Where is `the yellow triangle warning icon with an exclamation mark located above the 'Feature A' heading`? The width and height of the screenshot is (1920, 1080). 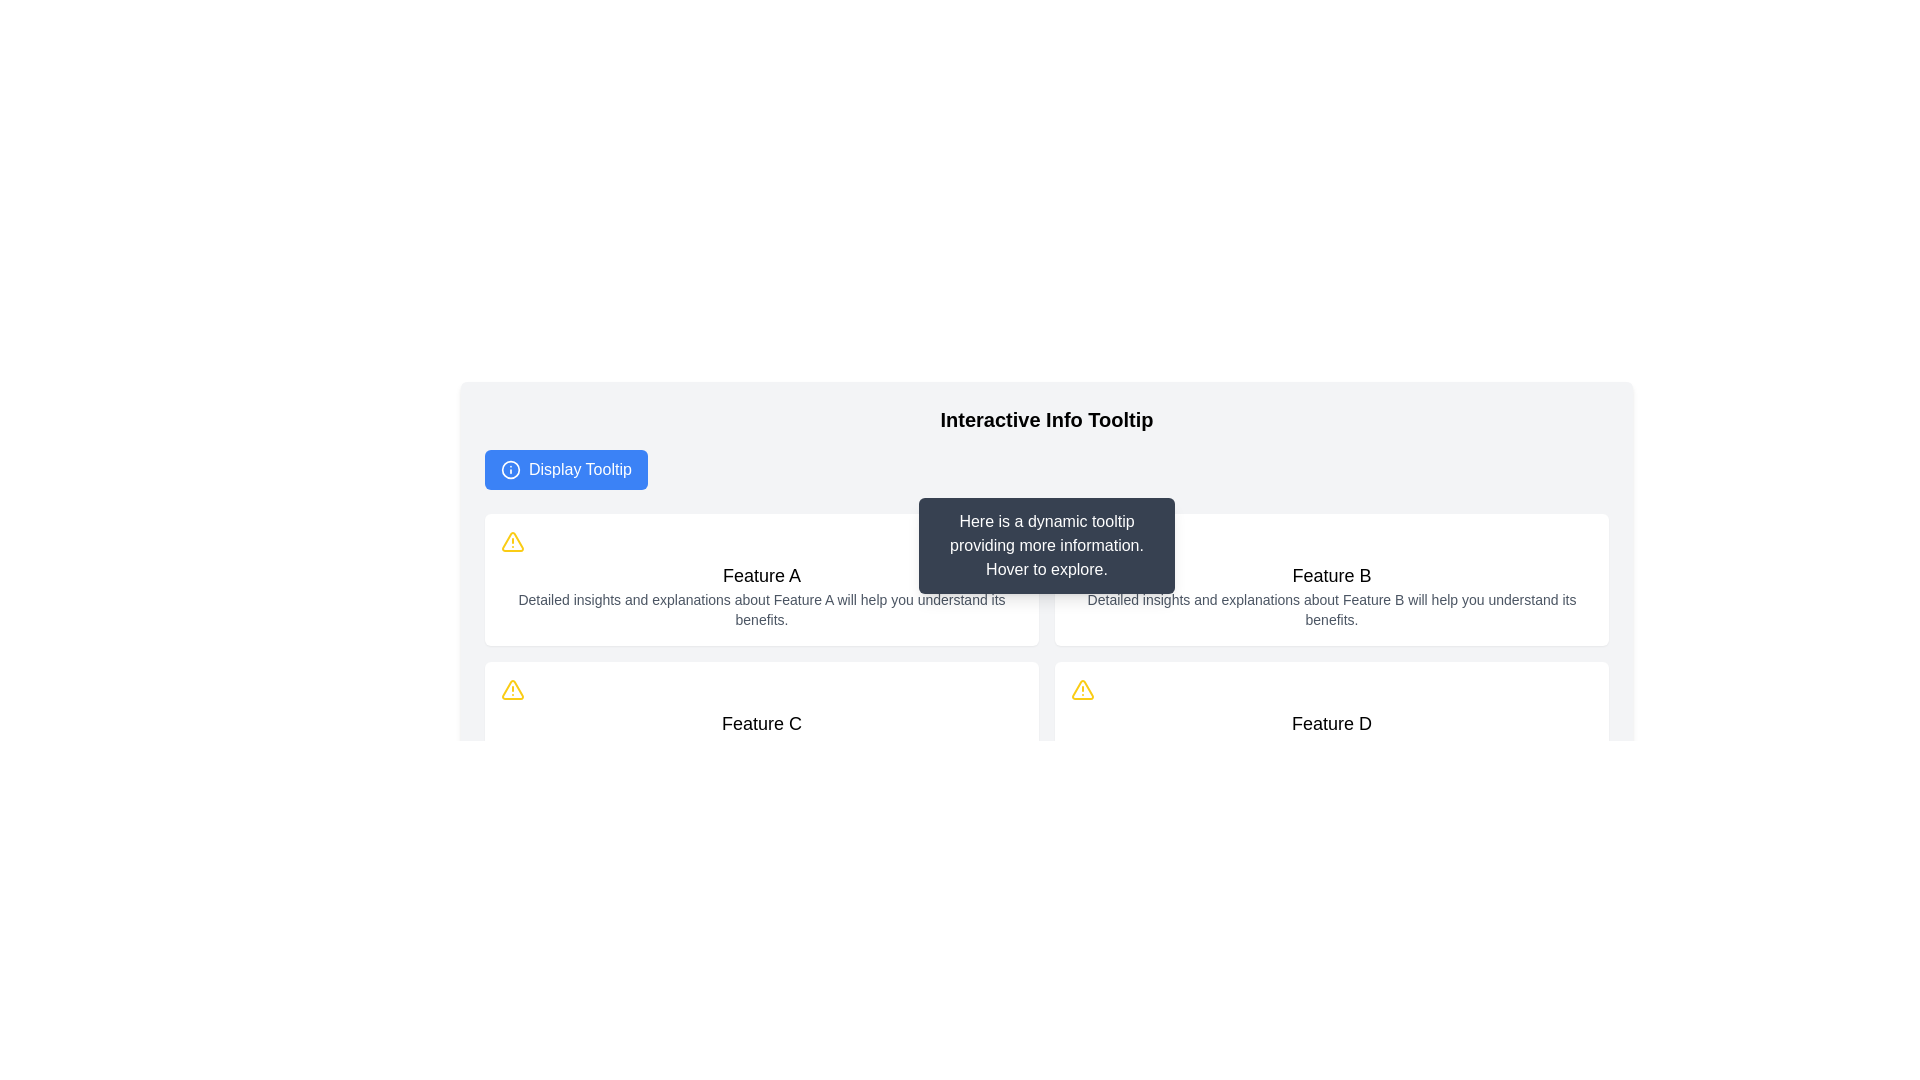
the yellow triangle warning icon with an exclamation mark located above the 'Feature A' heading is located at coordinates (513, 542).